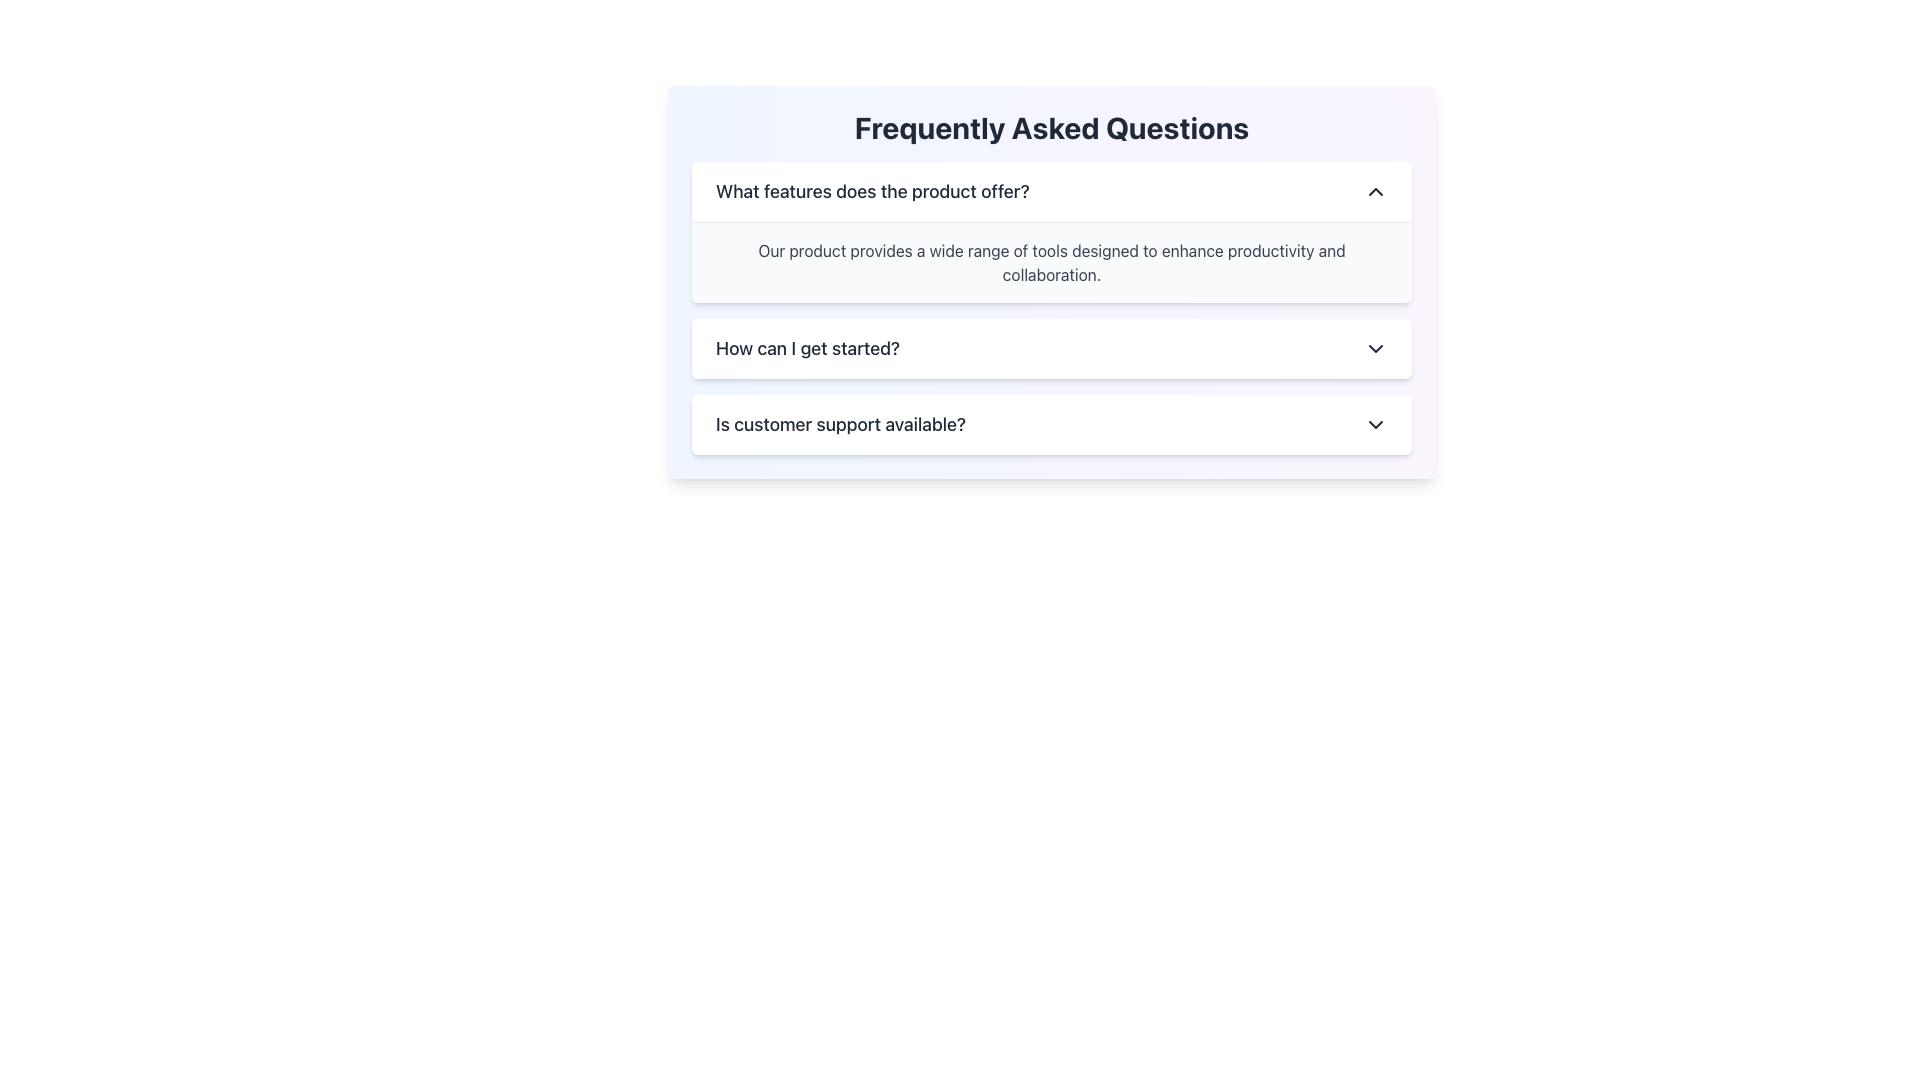  What do you see at coordinates (1050, 261) in the screenshot?
I see `text from the Text block element that contains the content: 'Our product provides a wide range of tools designed to enhance productivity and collaboration.'` at bounding box center [1050, 261].